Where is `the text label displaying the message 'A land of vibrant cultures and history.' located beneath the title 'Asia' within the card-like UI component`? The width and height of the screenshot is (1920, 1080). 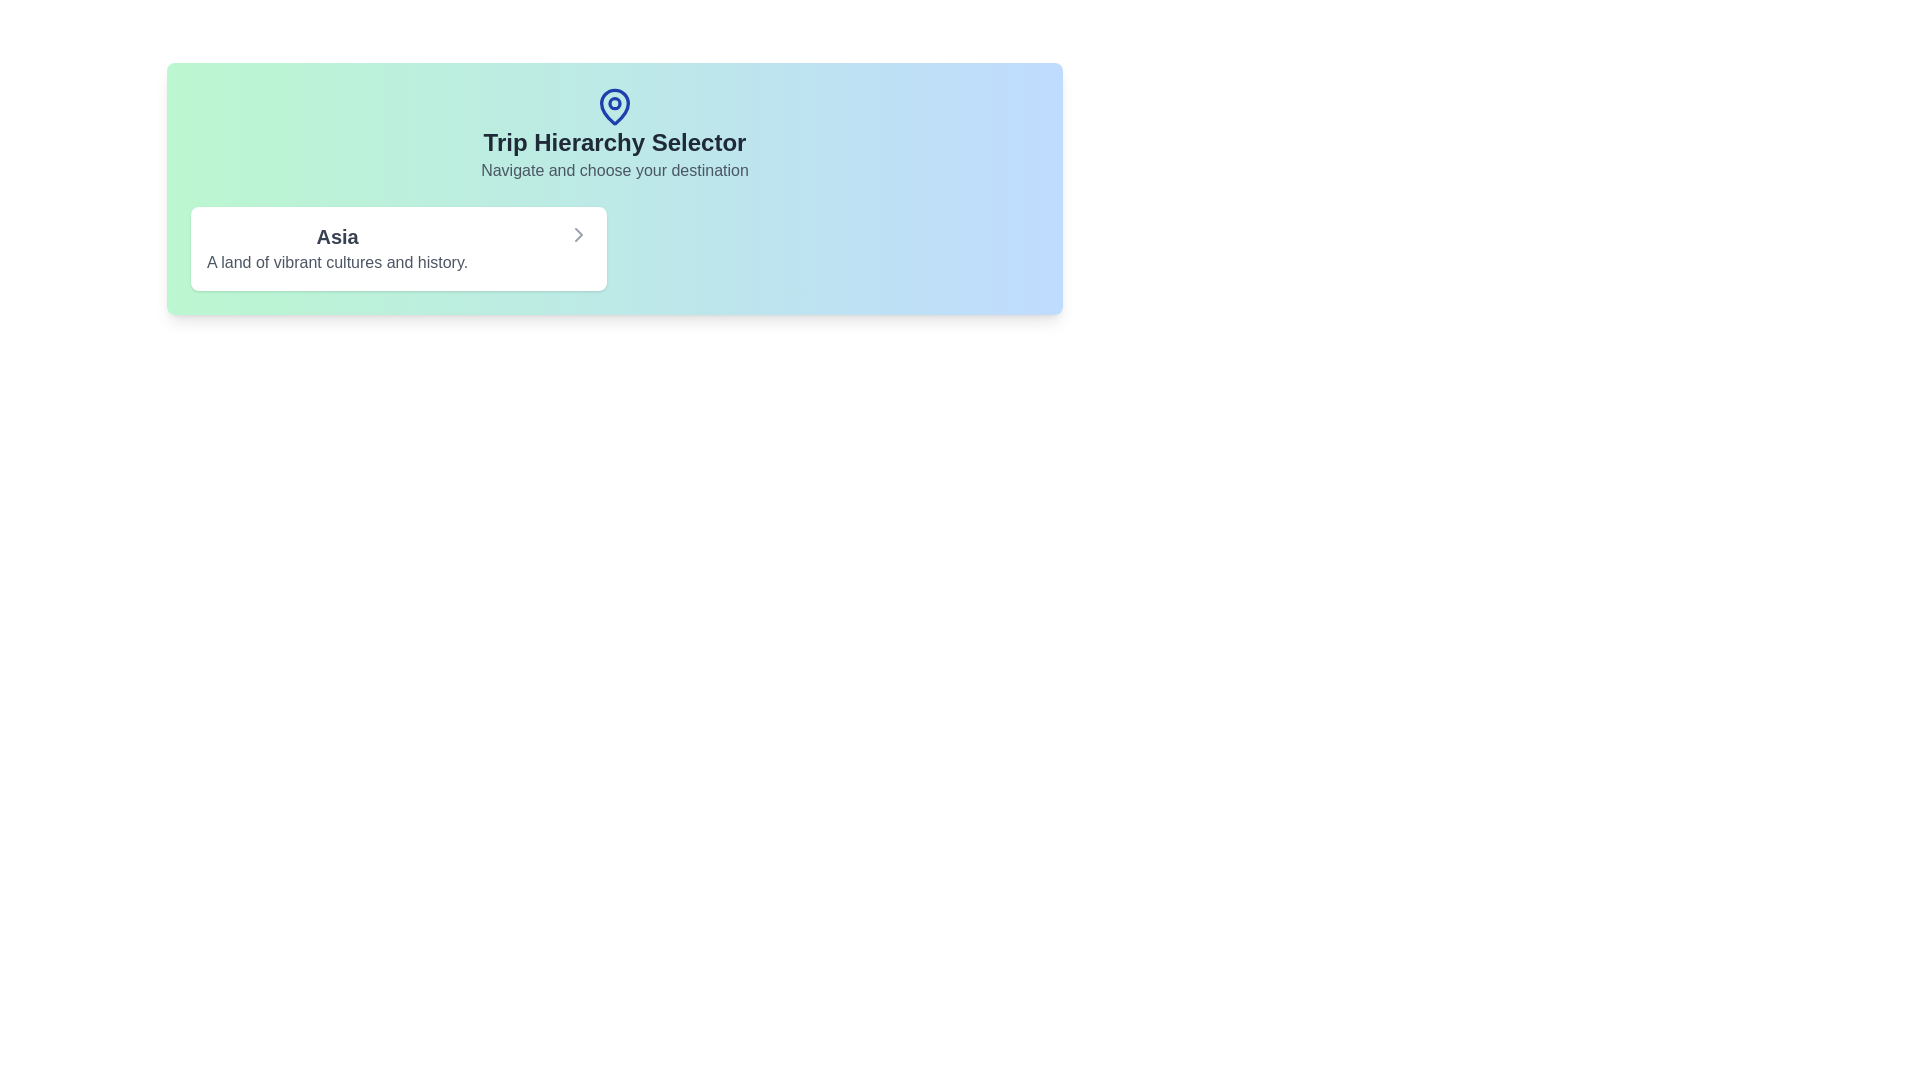 the text label displaying the message 'A land of vibrant cultures and history.' located beneath the title 'Asia' within the card-like UI component is located at coordinates (337, 261).